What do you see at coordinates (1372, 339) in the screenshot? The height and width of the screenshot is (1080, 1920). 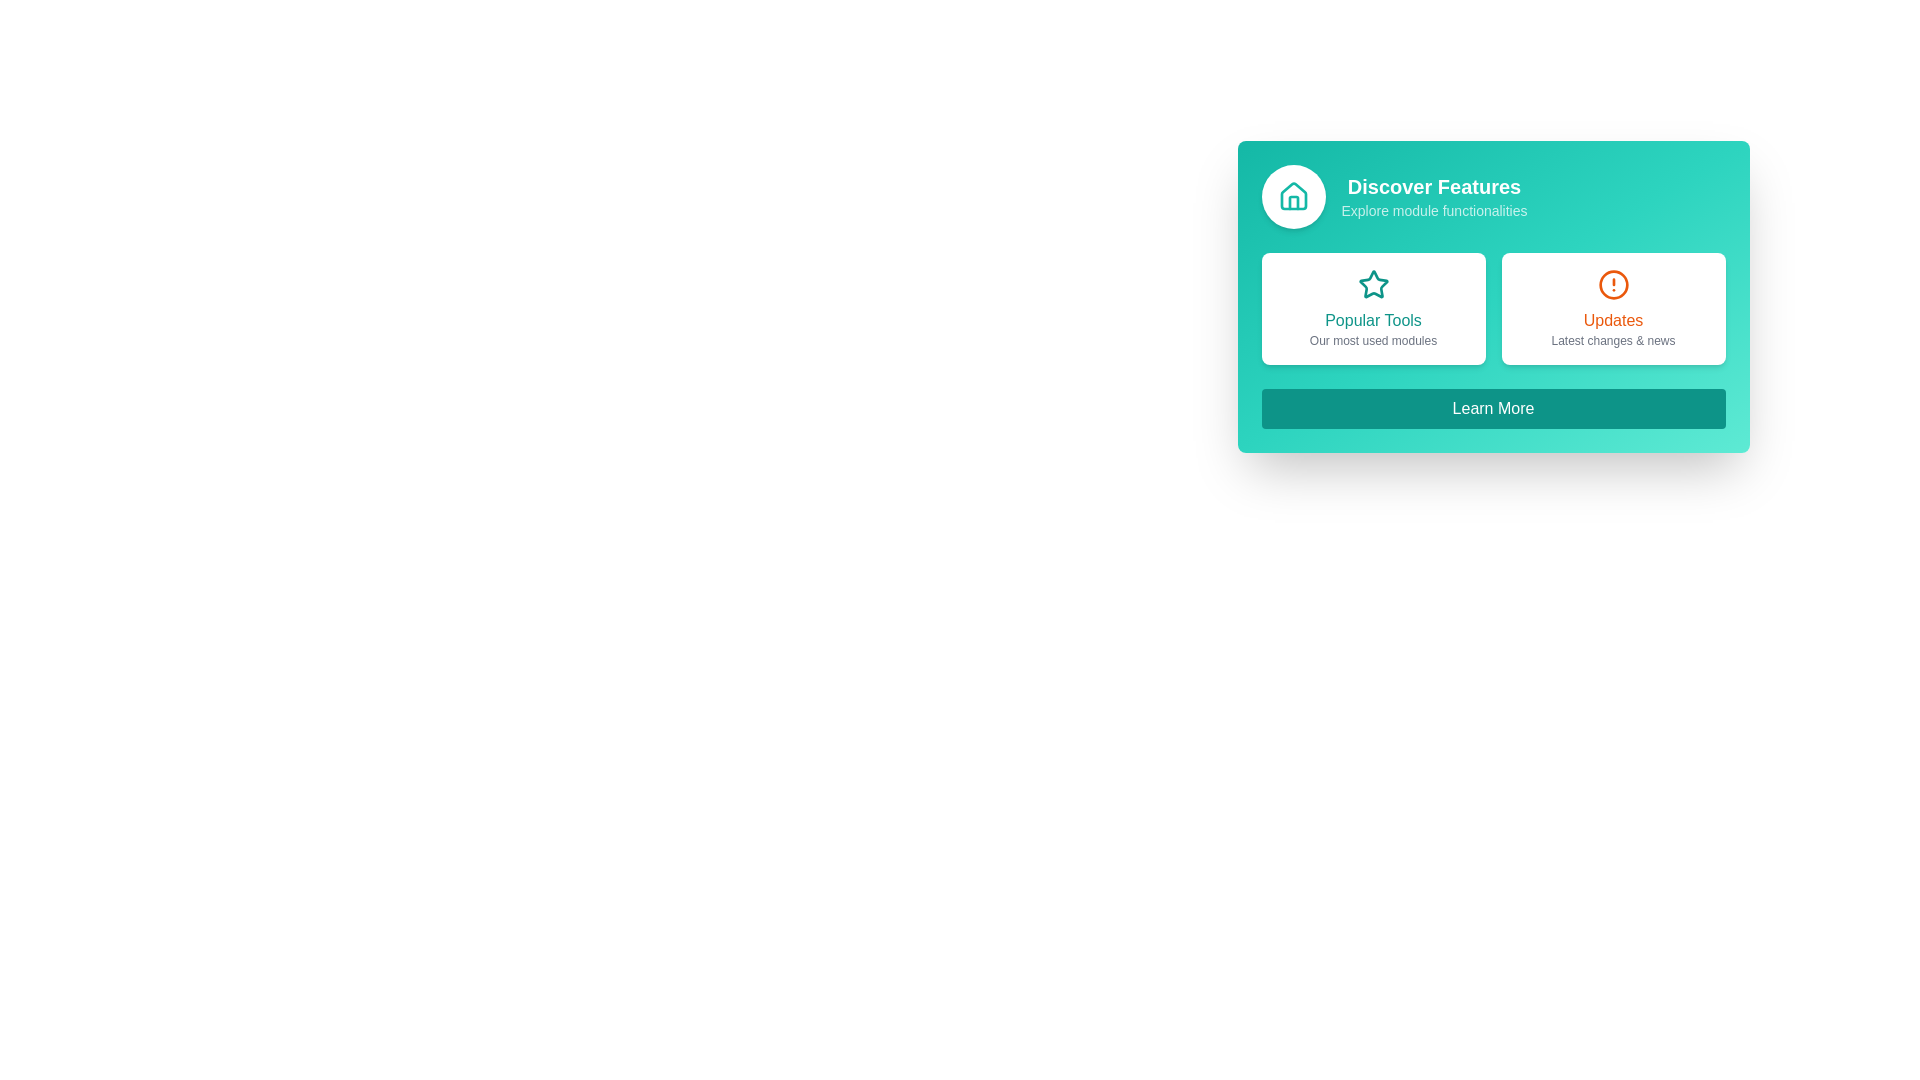 I see `the static text element located beneath the 'Popular Tools' section in the 'Discover Features' card` at bounding box center [1372, 339].